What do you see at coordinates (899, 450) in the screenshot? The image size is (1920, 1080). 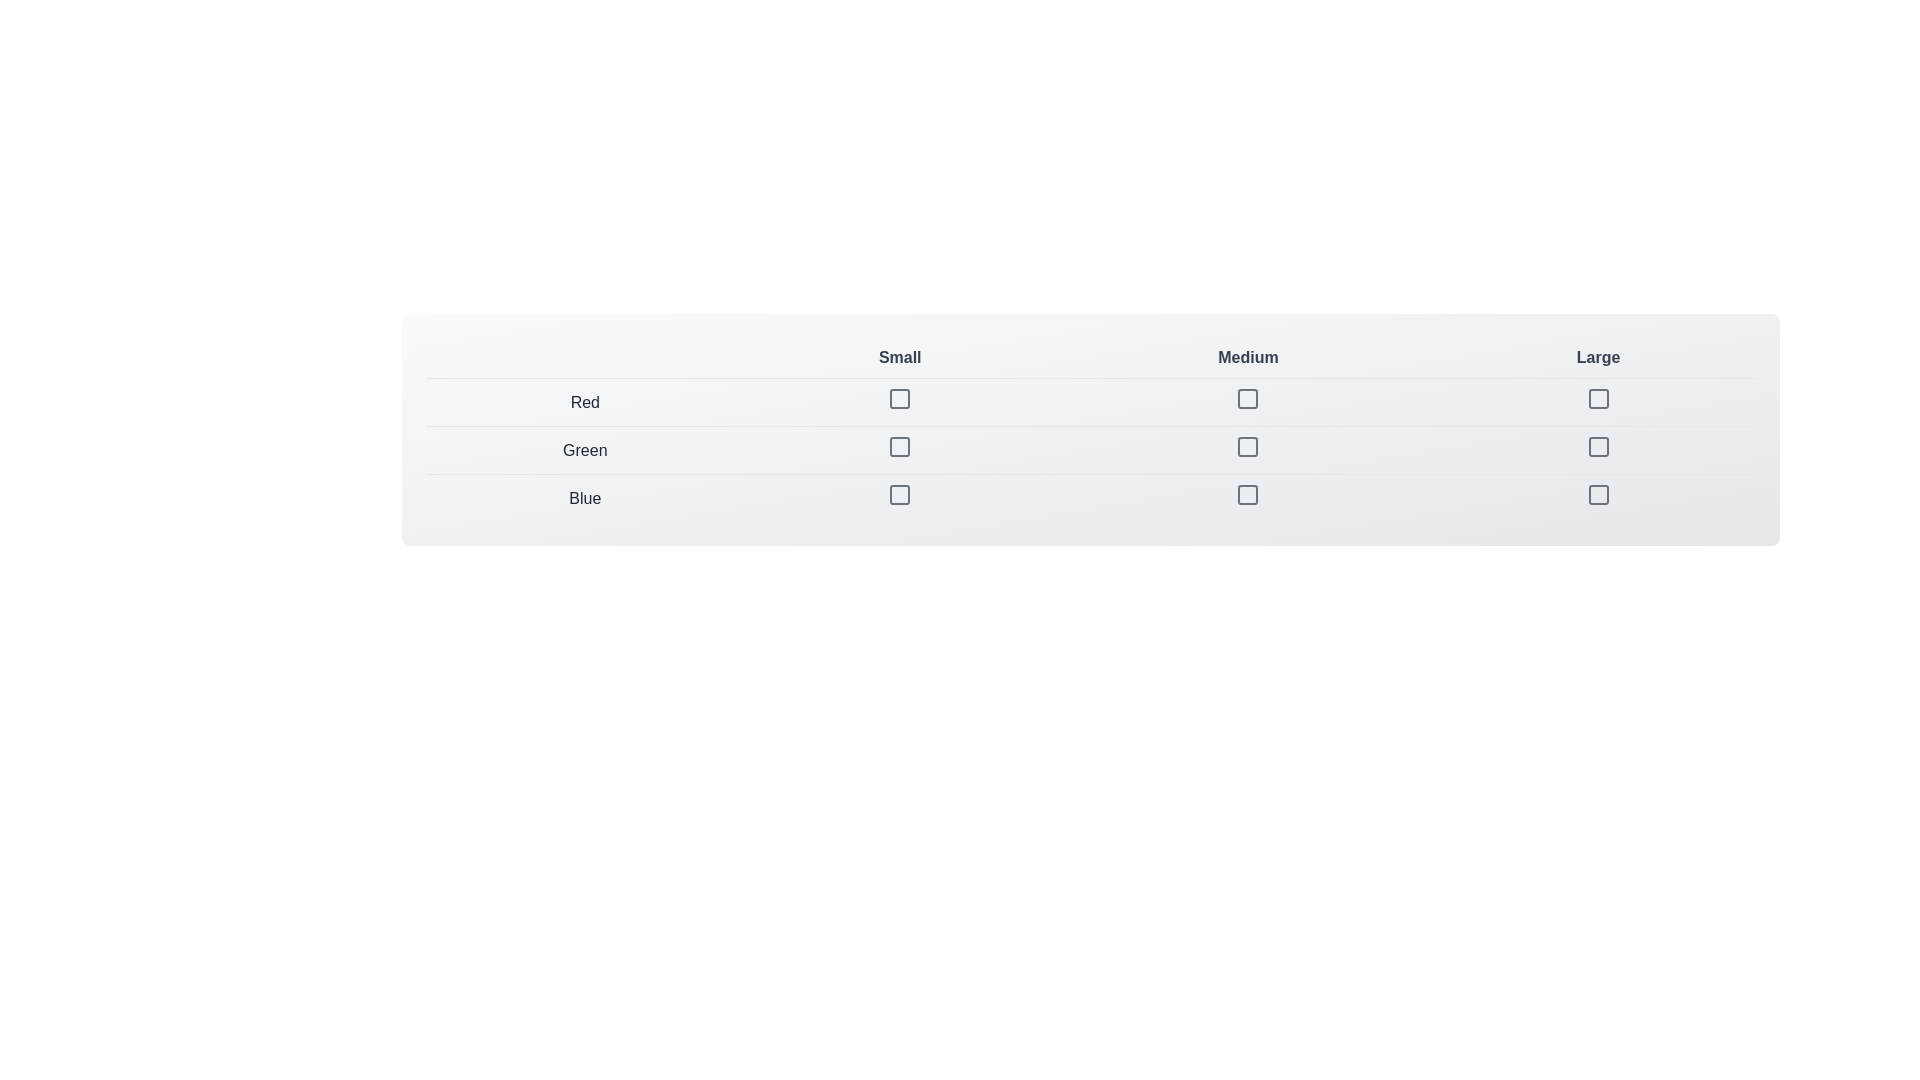 I see `the 'Small' size checkbox for the 'Green' category located in the second row and second column of the table` at bounding box center [899, 450].